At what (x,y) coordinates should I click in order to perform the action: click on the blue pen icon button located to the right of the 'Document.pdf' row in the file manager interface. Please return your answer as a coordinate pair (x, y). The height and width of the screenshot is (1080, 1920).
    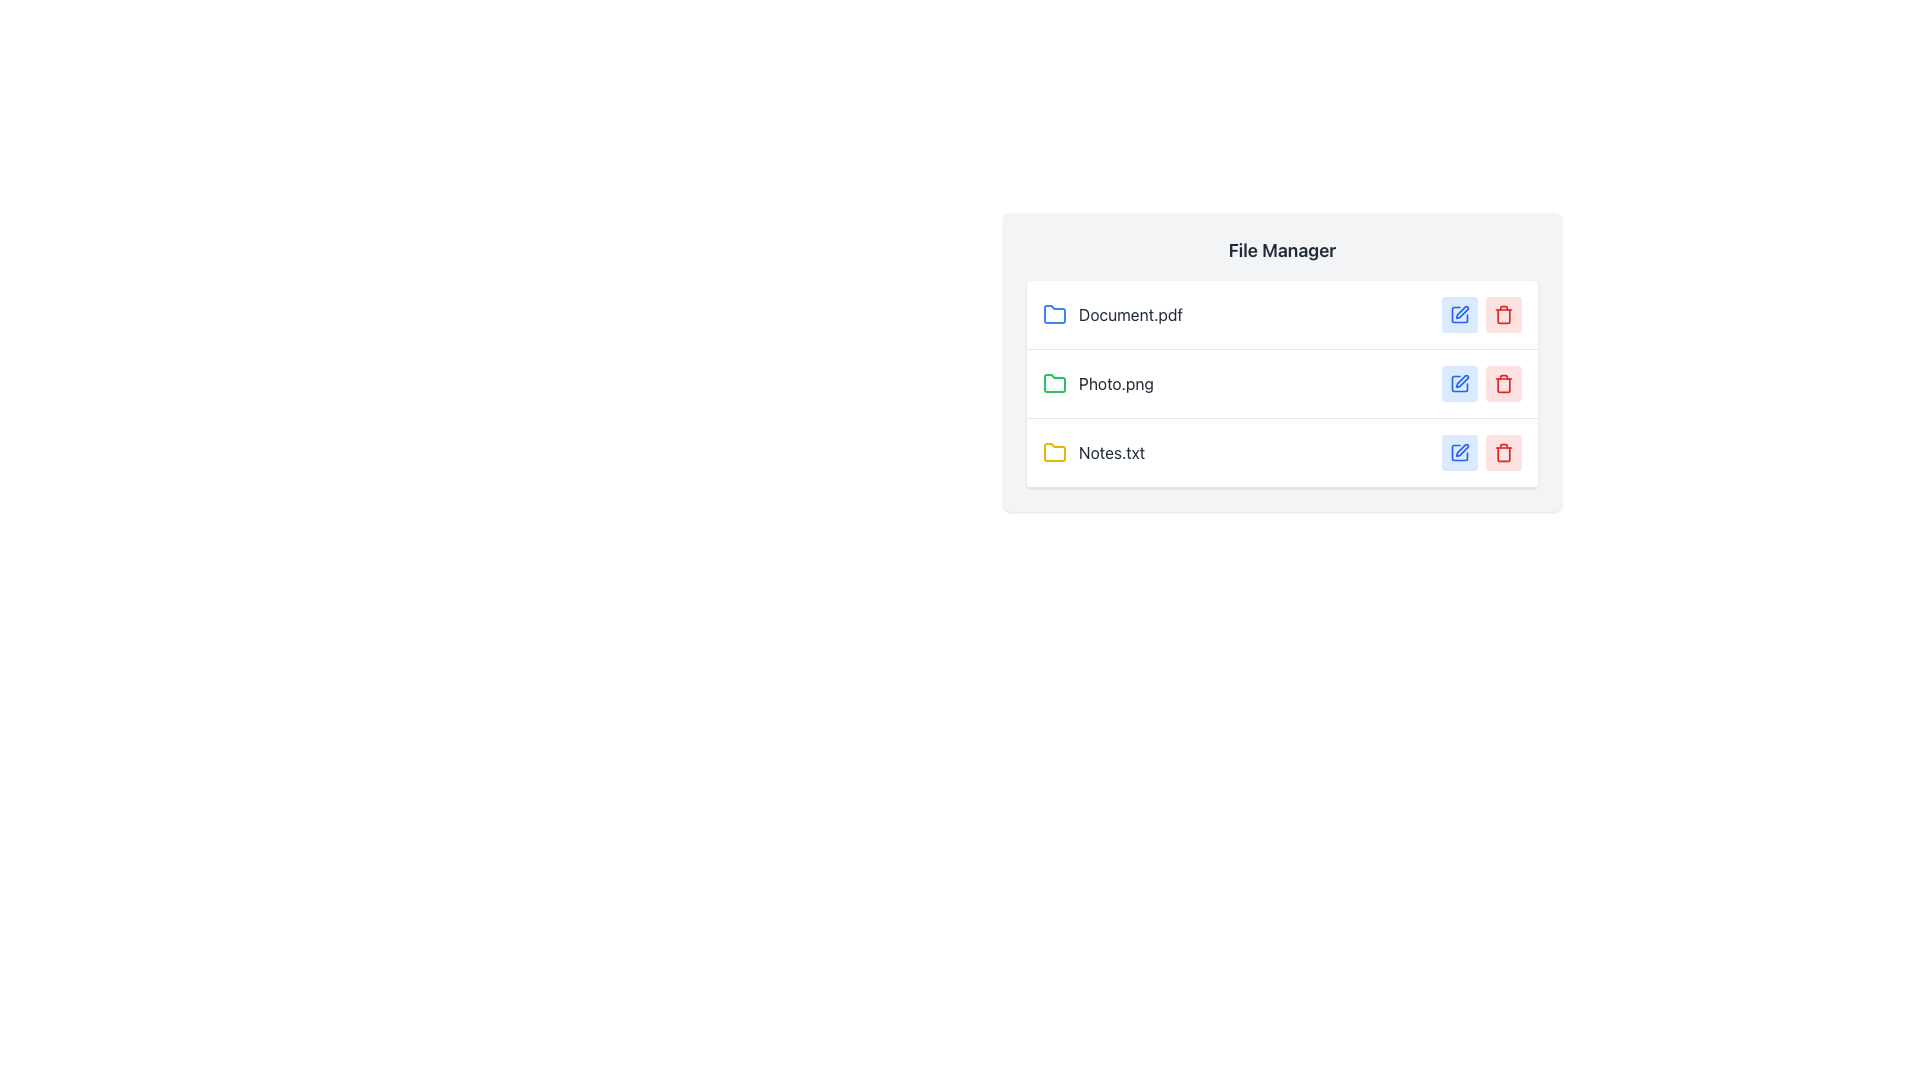
    Looking at the image, I should click on (1459, 315).